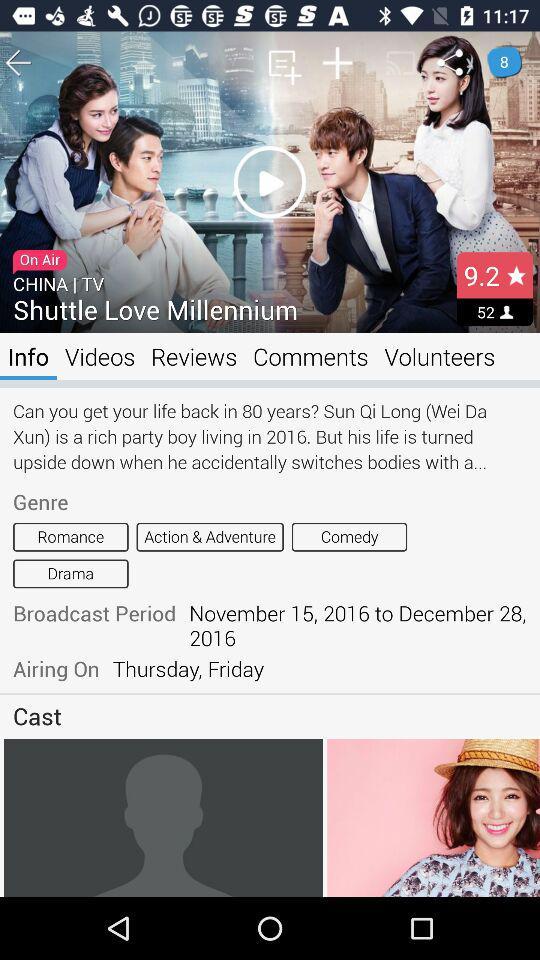 The width and height of the screenshot is (540, 960). I want to click on the icon above the drama icon, so click(69, 536).